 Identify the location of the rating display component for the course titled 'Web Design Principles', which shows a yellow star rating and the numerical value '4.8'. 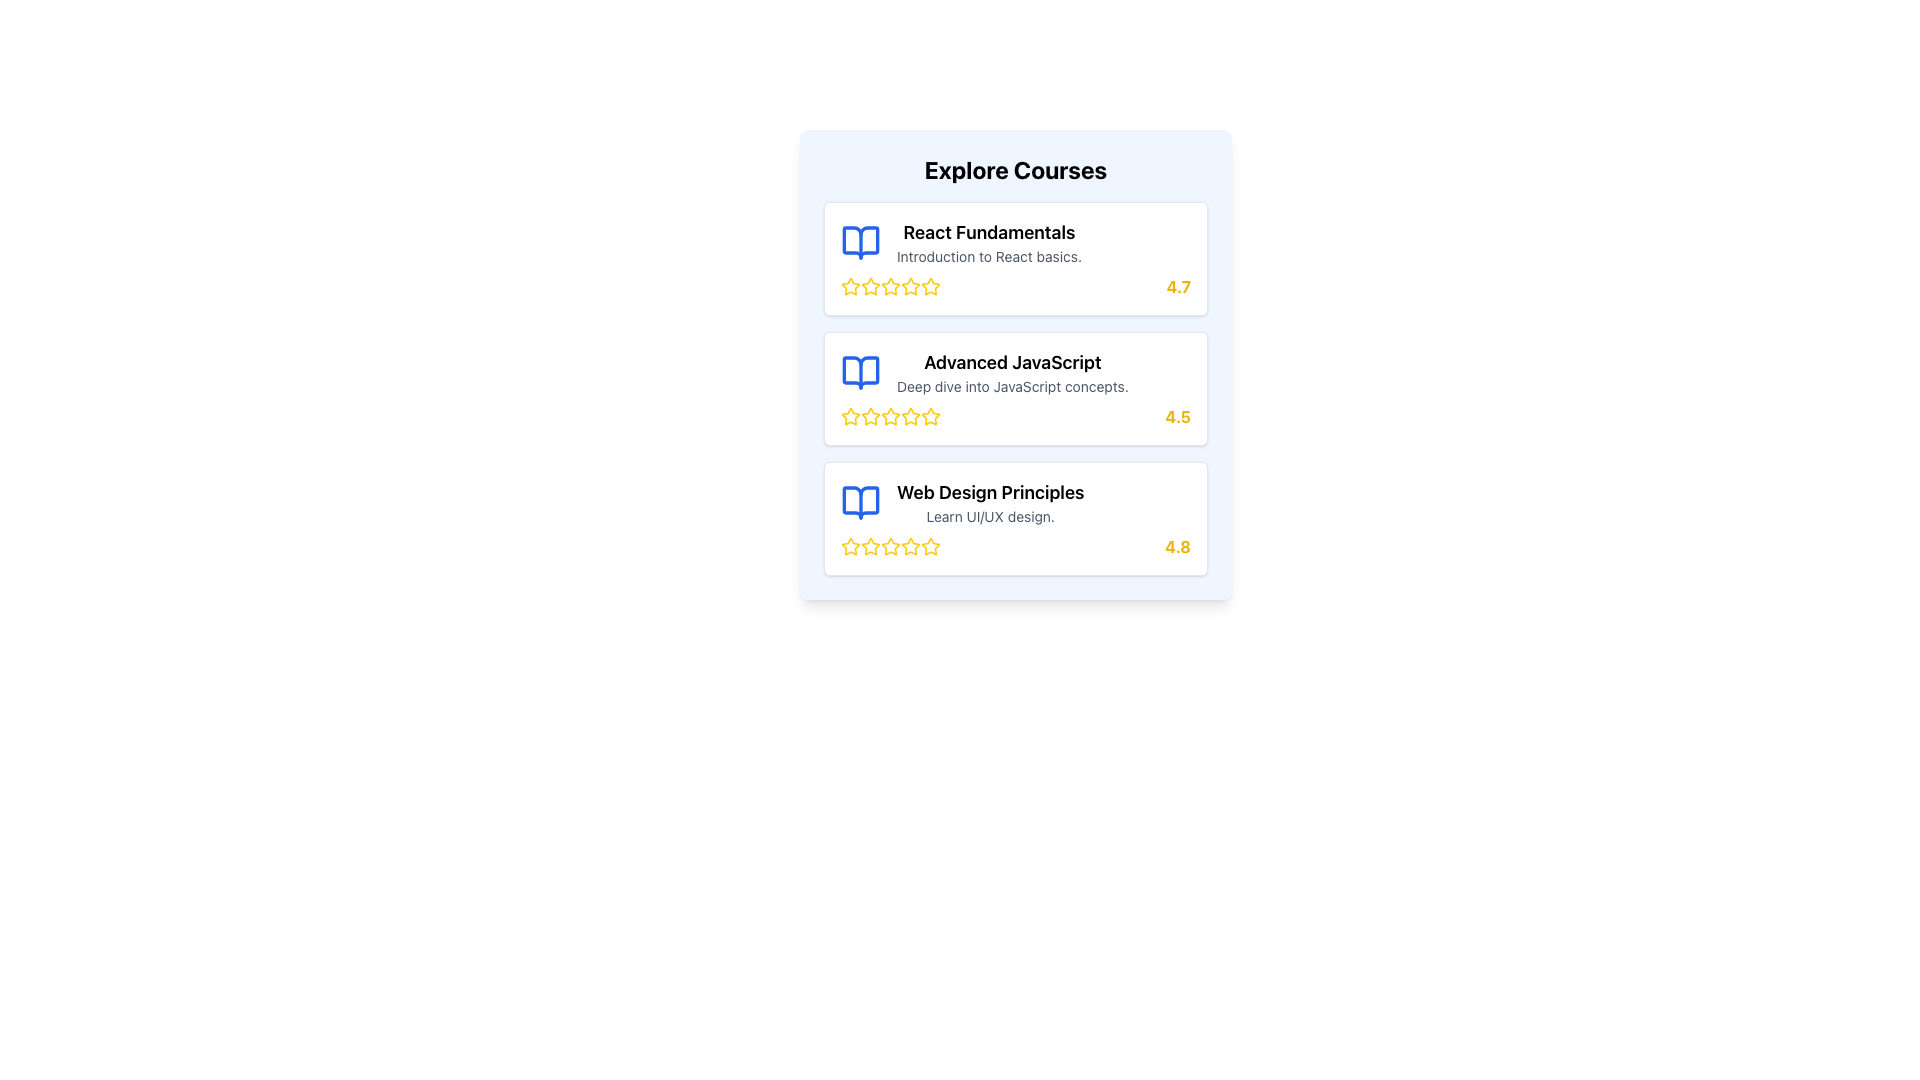
(1016, 547).